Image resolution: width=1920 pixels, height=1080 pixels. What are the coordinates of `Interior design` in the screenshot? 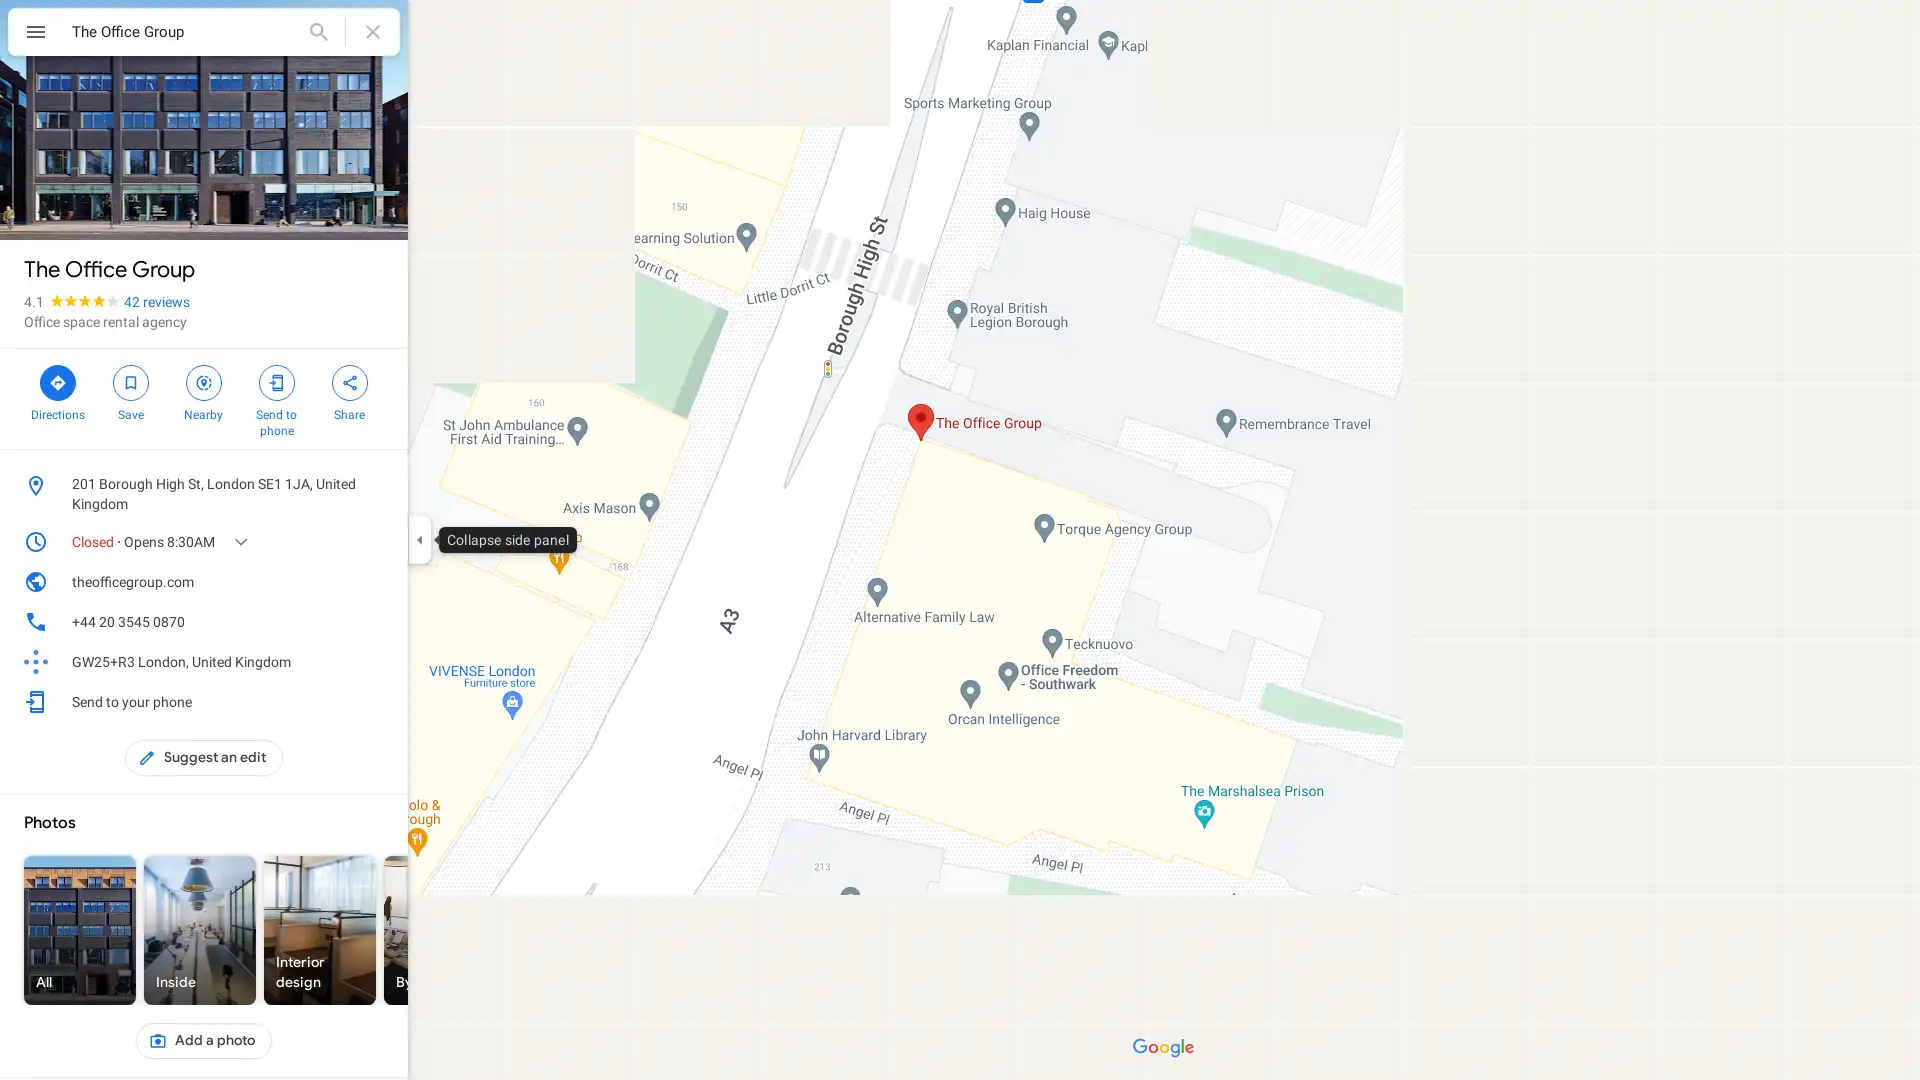 It's located at (320, 930).